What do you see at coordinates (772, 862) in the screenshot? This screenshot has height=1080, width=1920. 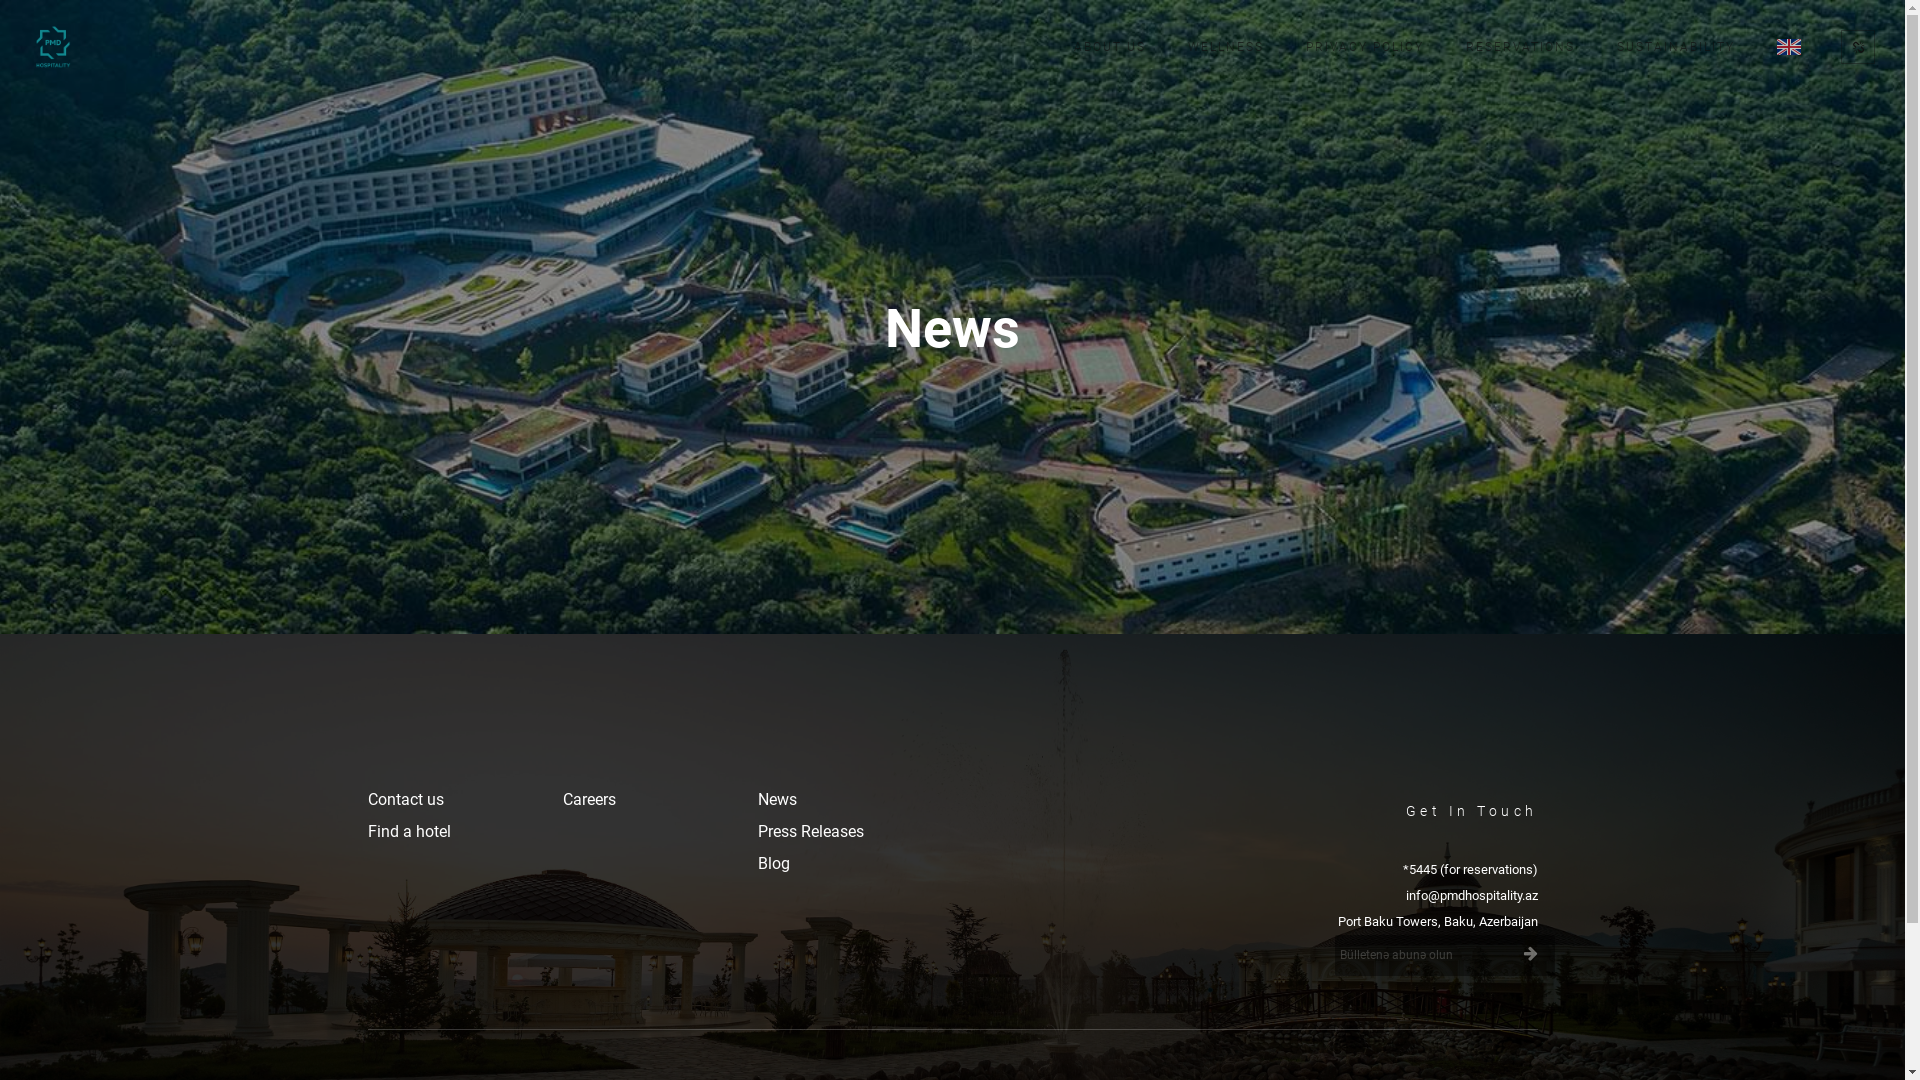 I see `'Blog'` at bounding box center [772, 862].